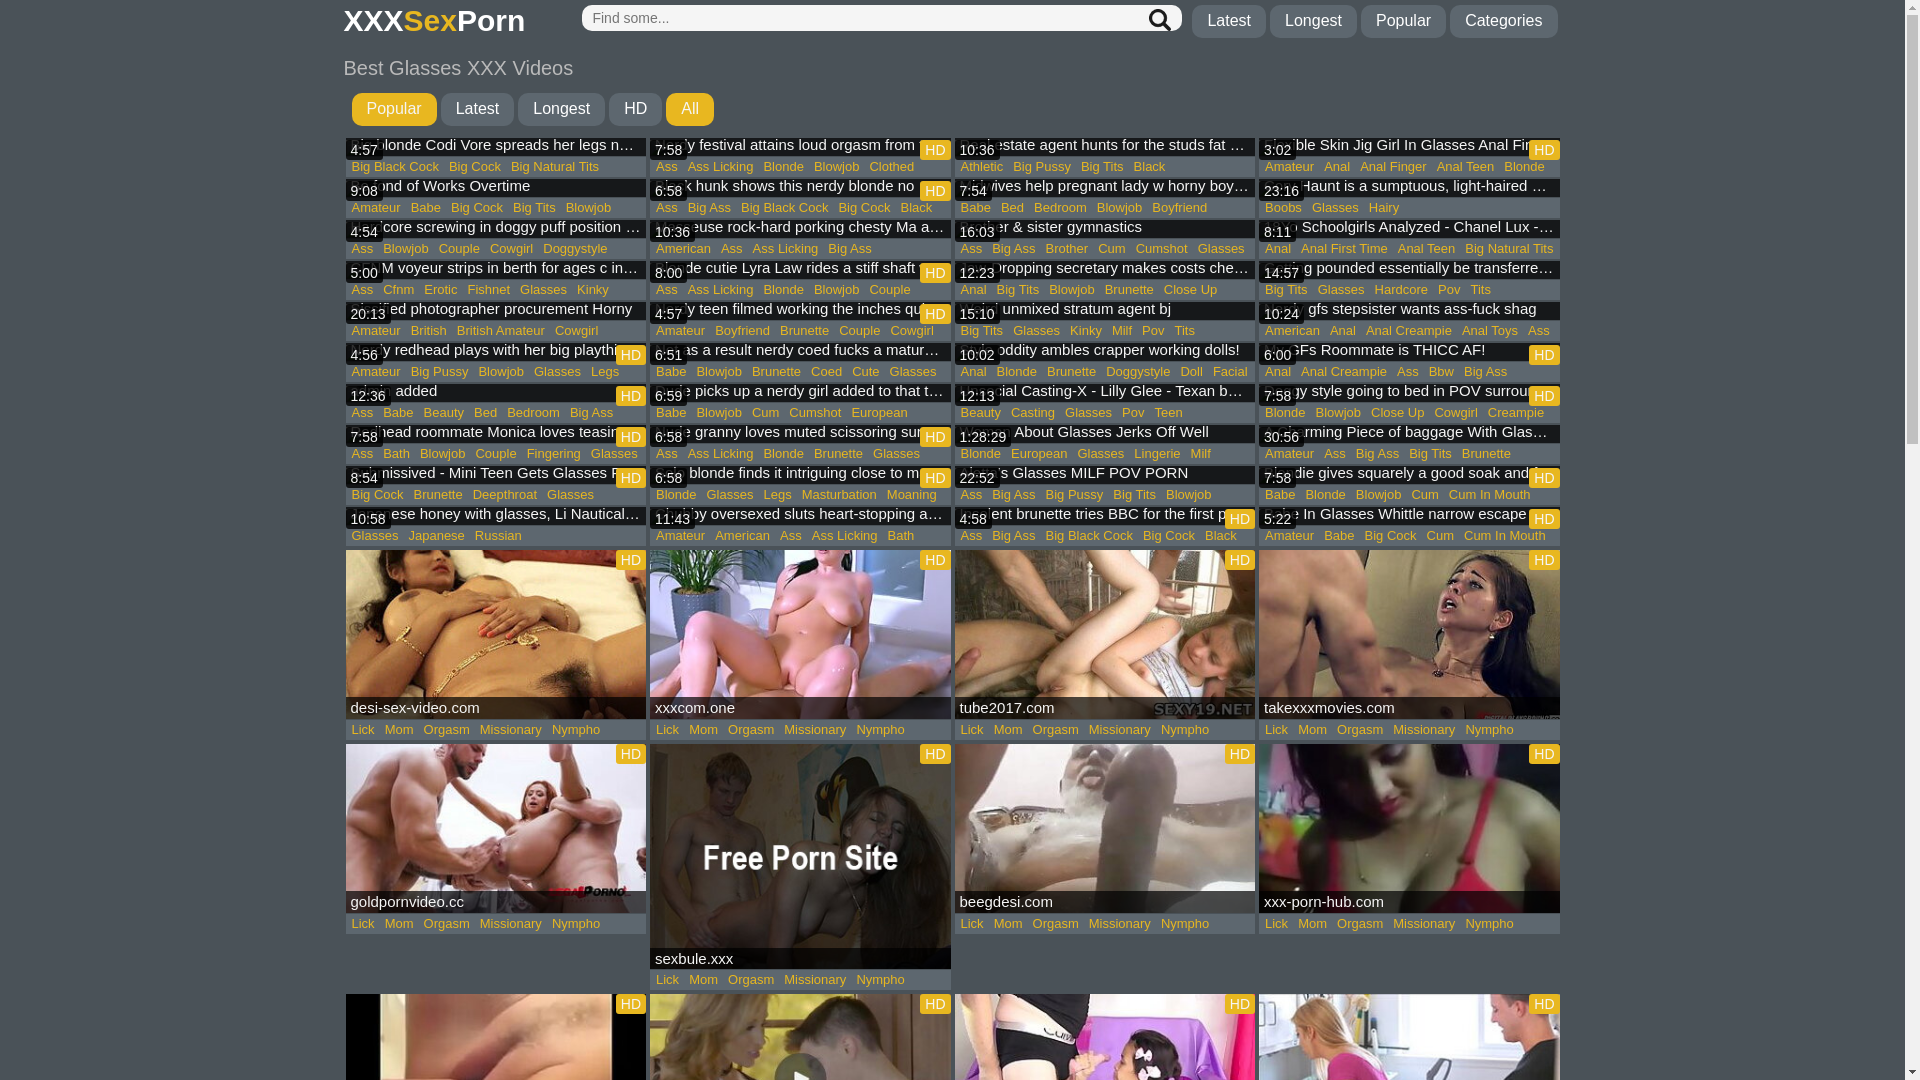 The width and height of the screenshot is (1920, 1080). Describe the element at coordinates (1400, 289) in the screenshot. I see `'Hardcore'` at that location.